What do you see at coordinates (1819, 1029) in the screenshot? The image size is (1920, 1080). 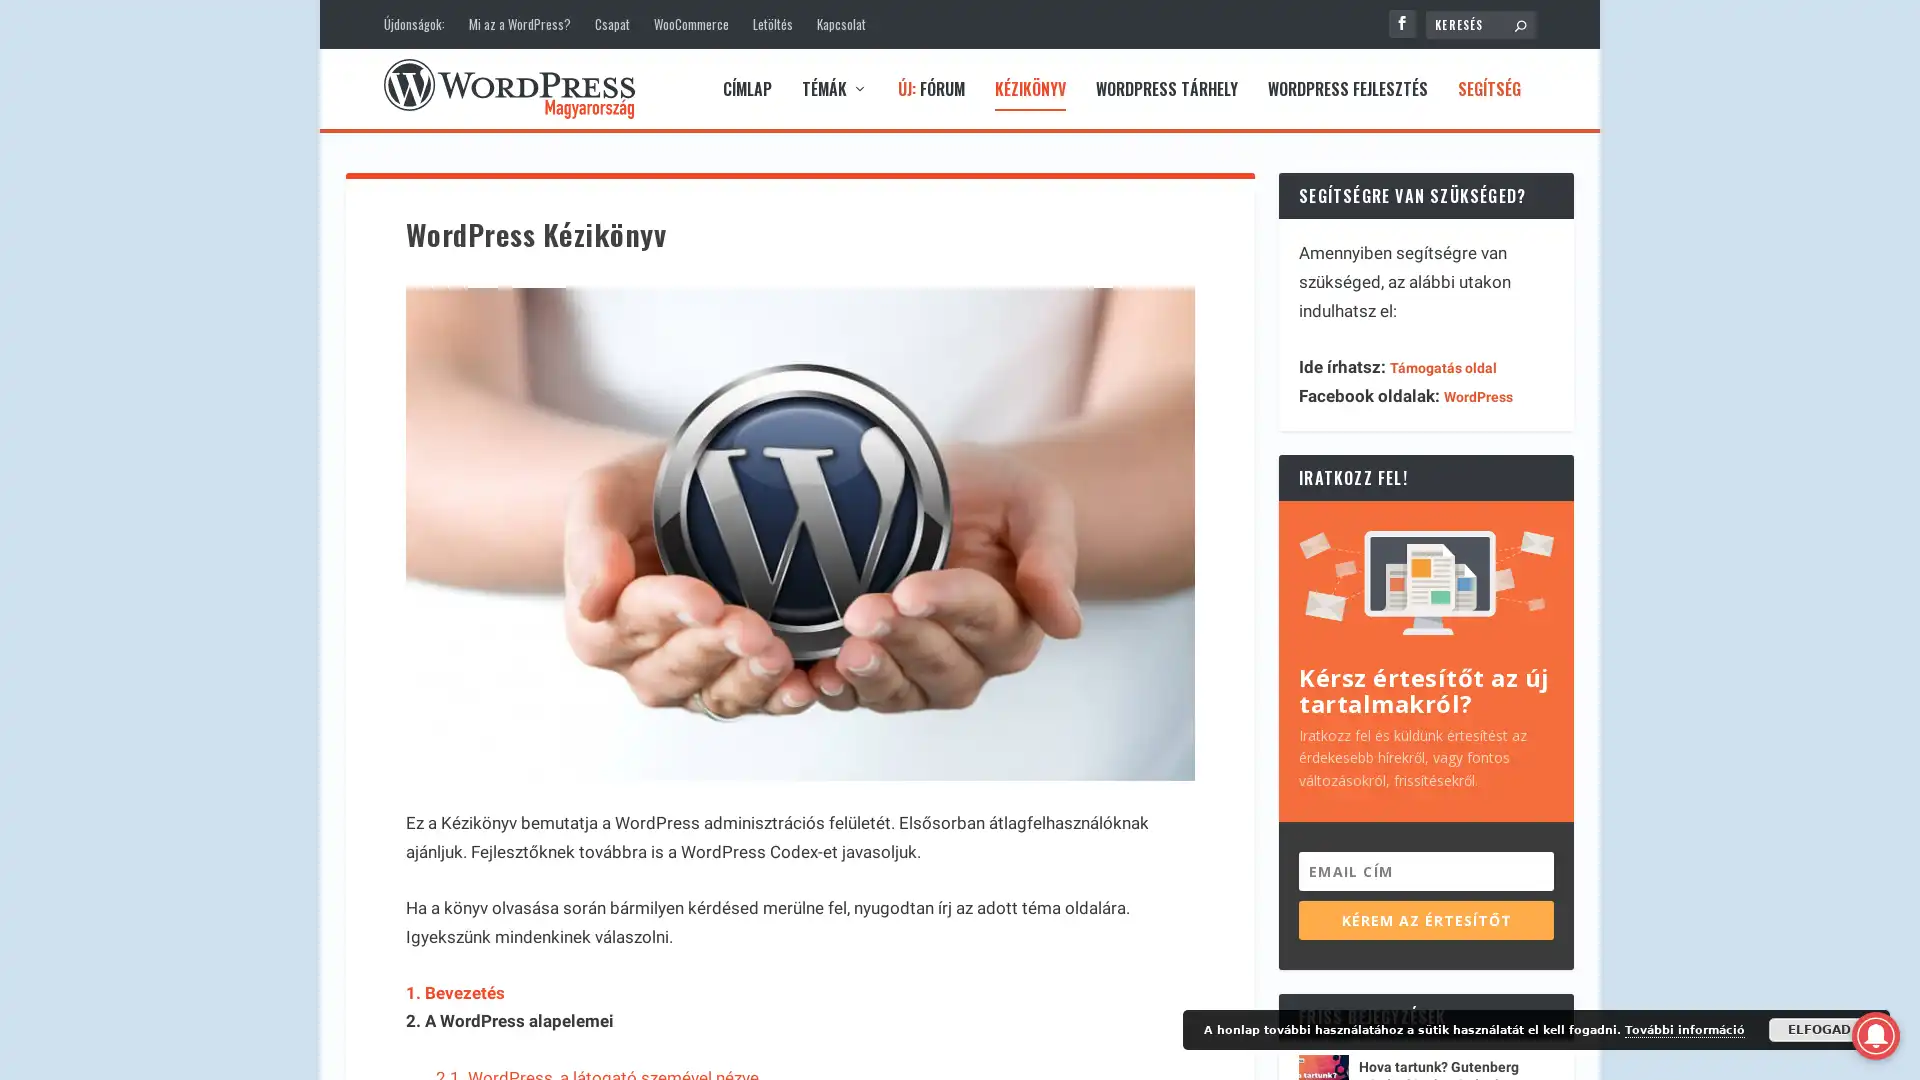 I see `ELFOGAD` at bounding box center [1819, 1029].